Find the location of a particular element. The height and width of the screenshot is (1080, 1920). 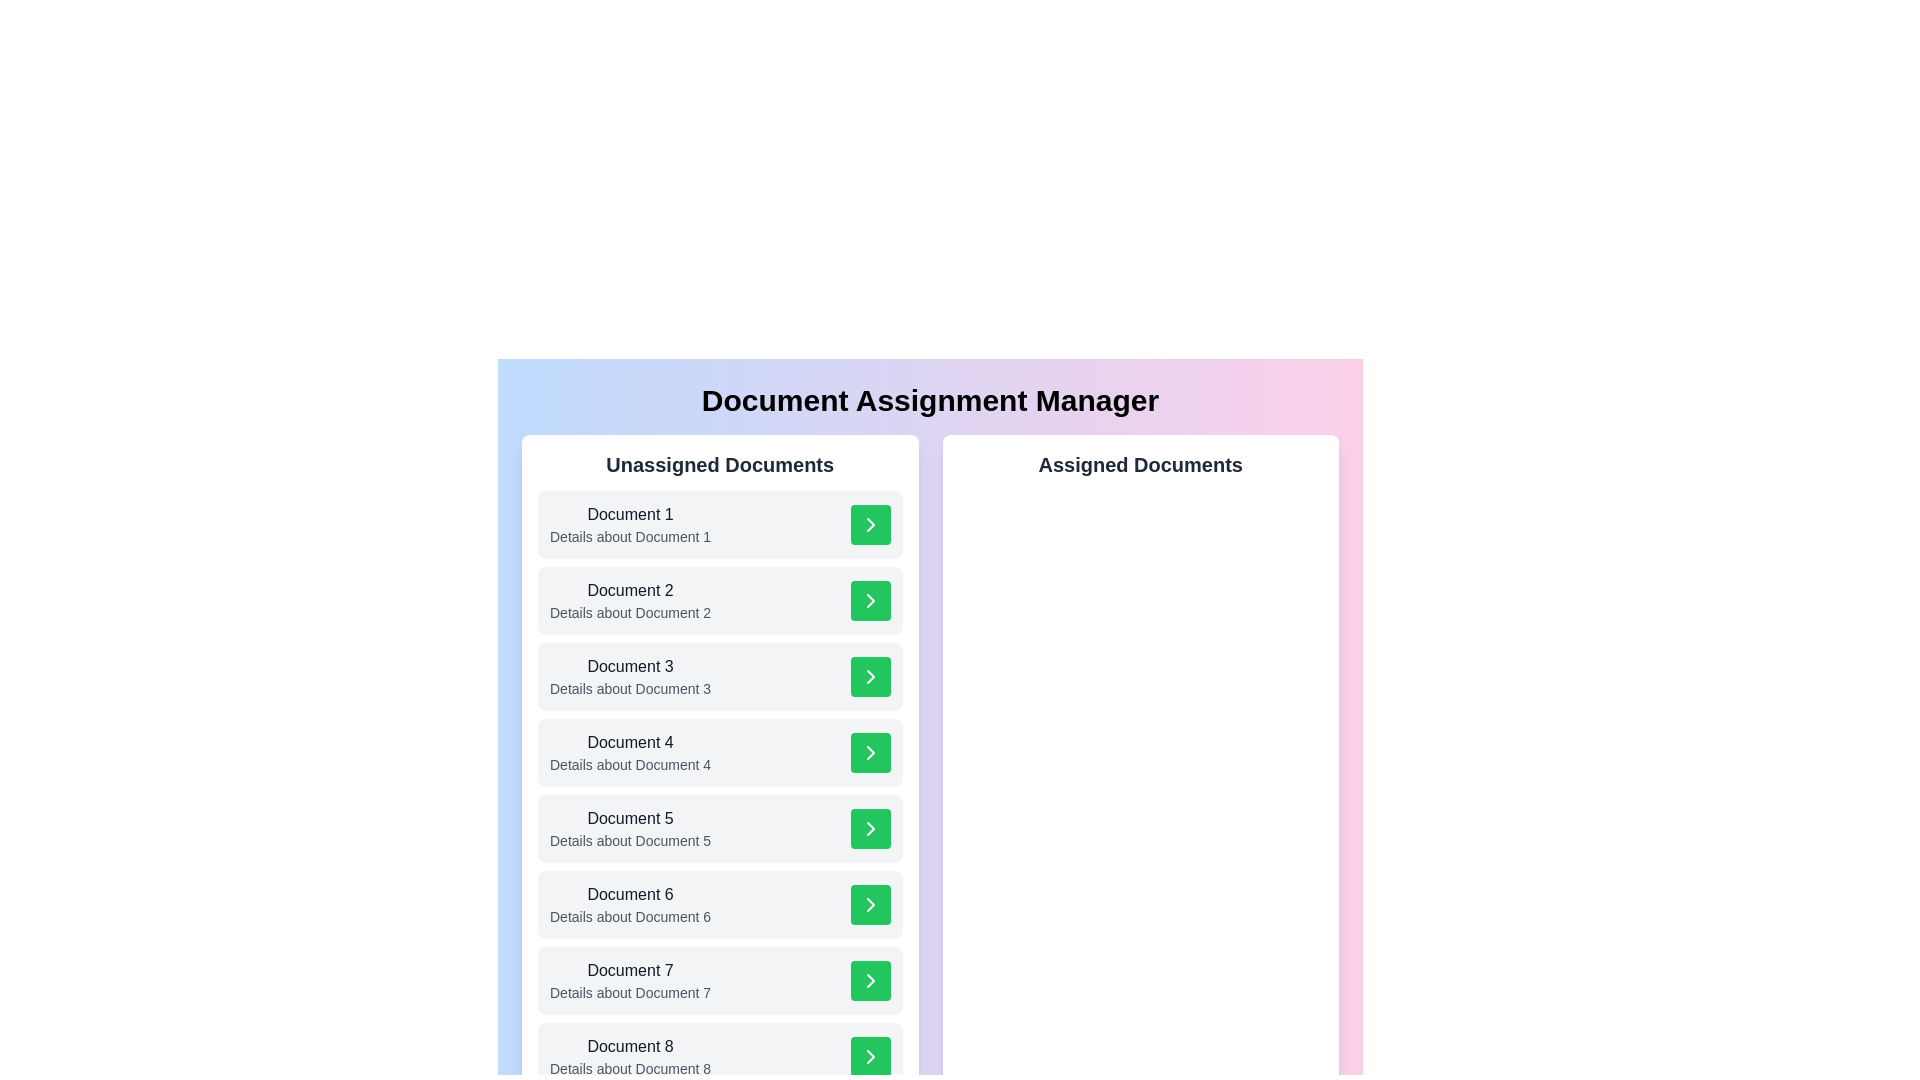

the right-facing chevron arrow icon, which is white and located within a green circular button, positioned to the right of the 'Document 1' entry in the 'Unassigned Documents' list is located at coordinates (870, 523).